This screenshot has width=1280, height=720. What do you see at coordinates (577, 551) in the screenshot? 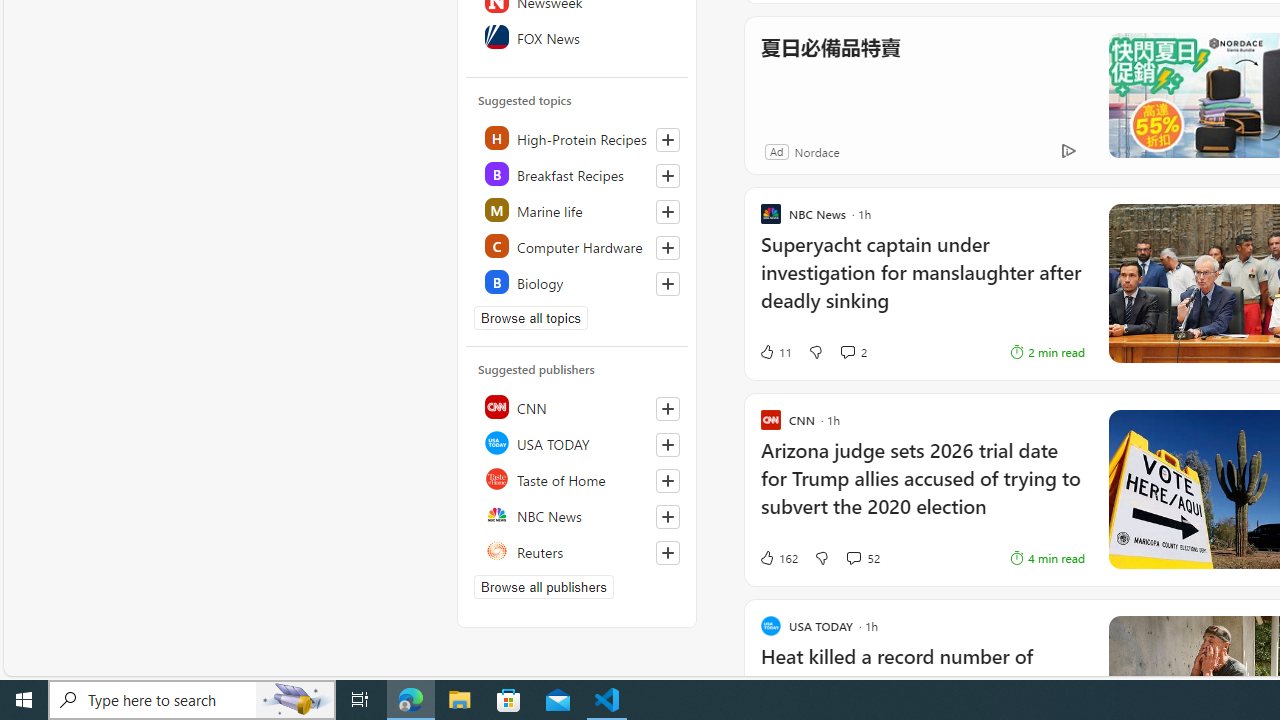
I see `'Reuters'` at bounding box center [577, 551].